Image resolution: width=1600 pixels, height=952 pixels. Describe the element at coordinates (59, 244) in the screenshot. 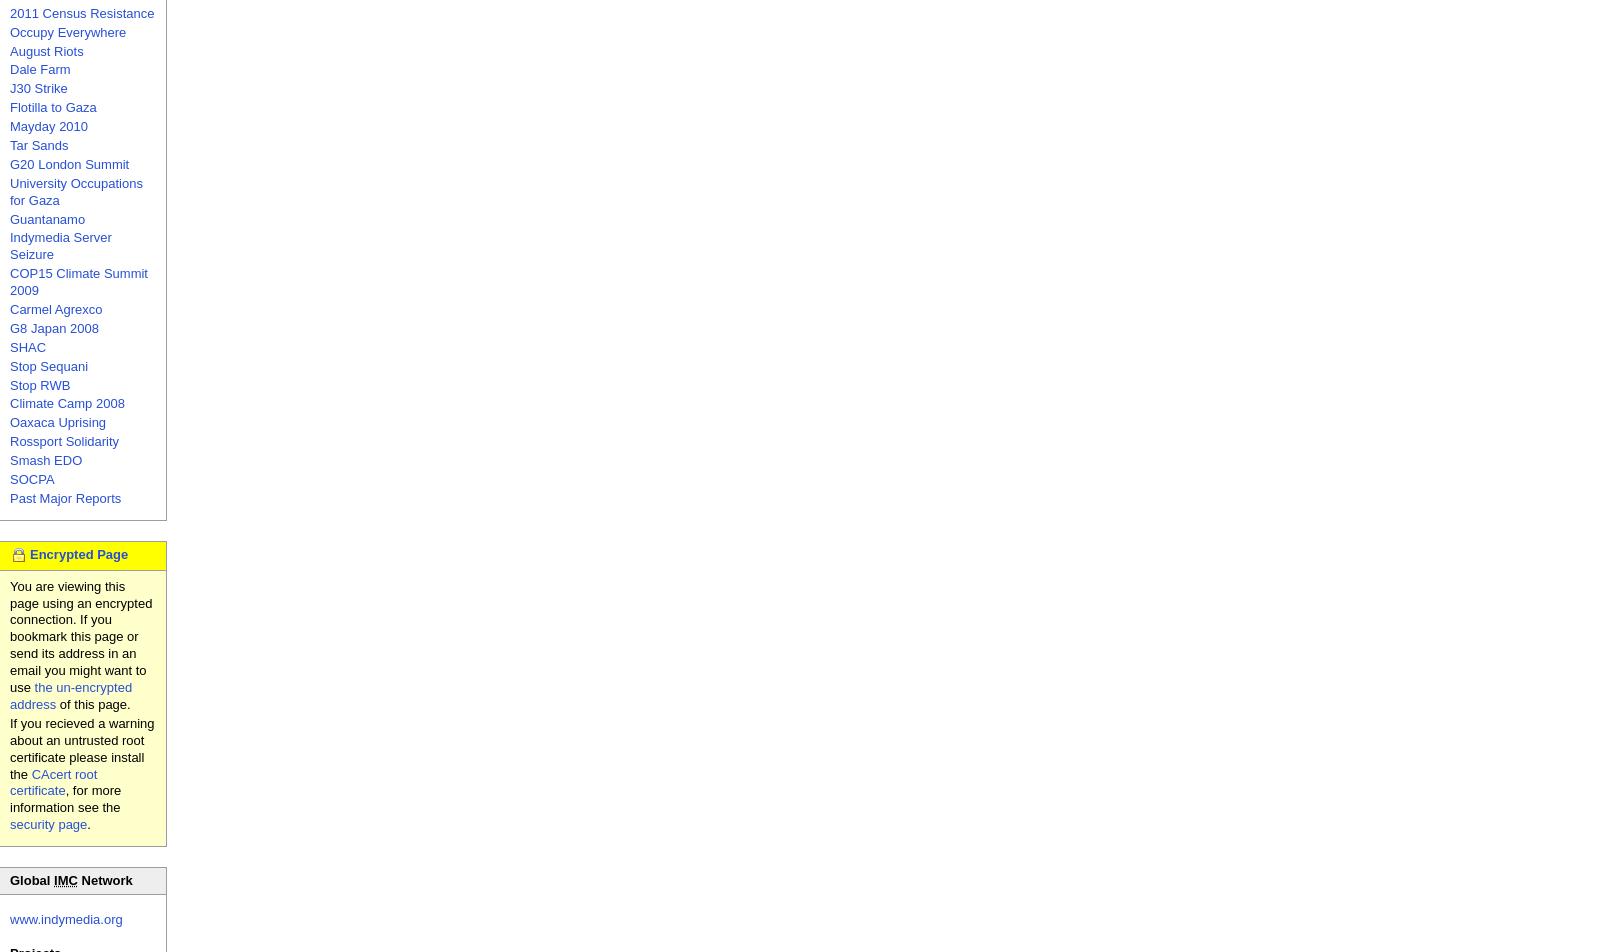

I see `'Indymedia Server Seizure'` at that location.